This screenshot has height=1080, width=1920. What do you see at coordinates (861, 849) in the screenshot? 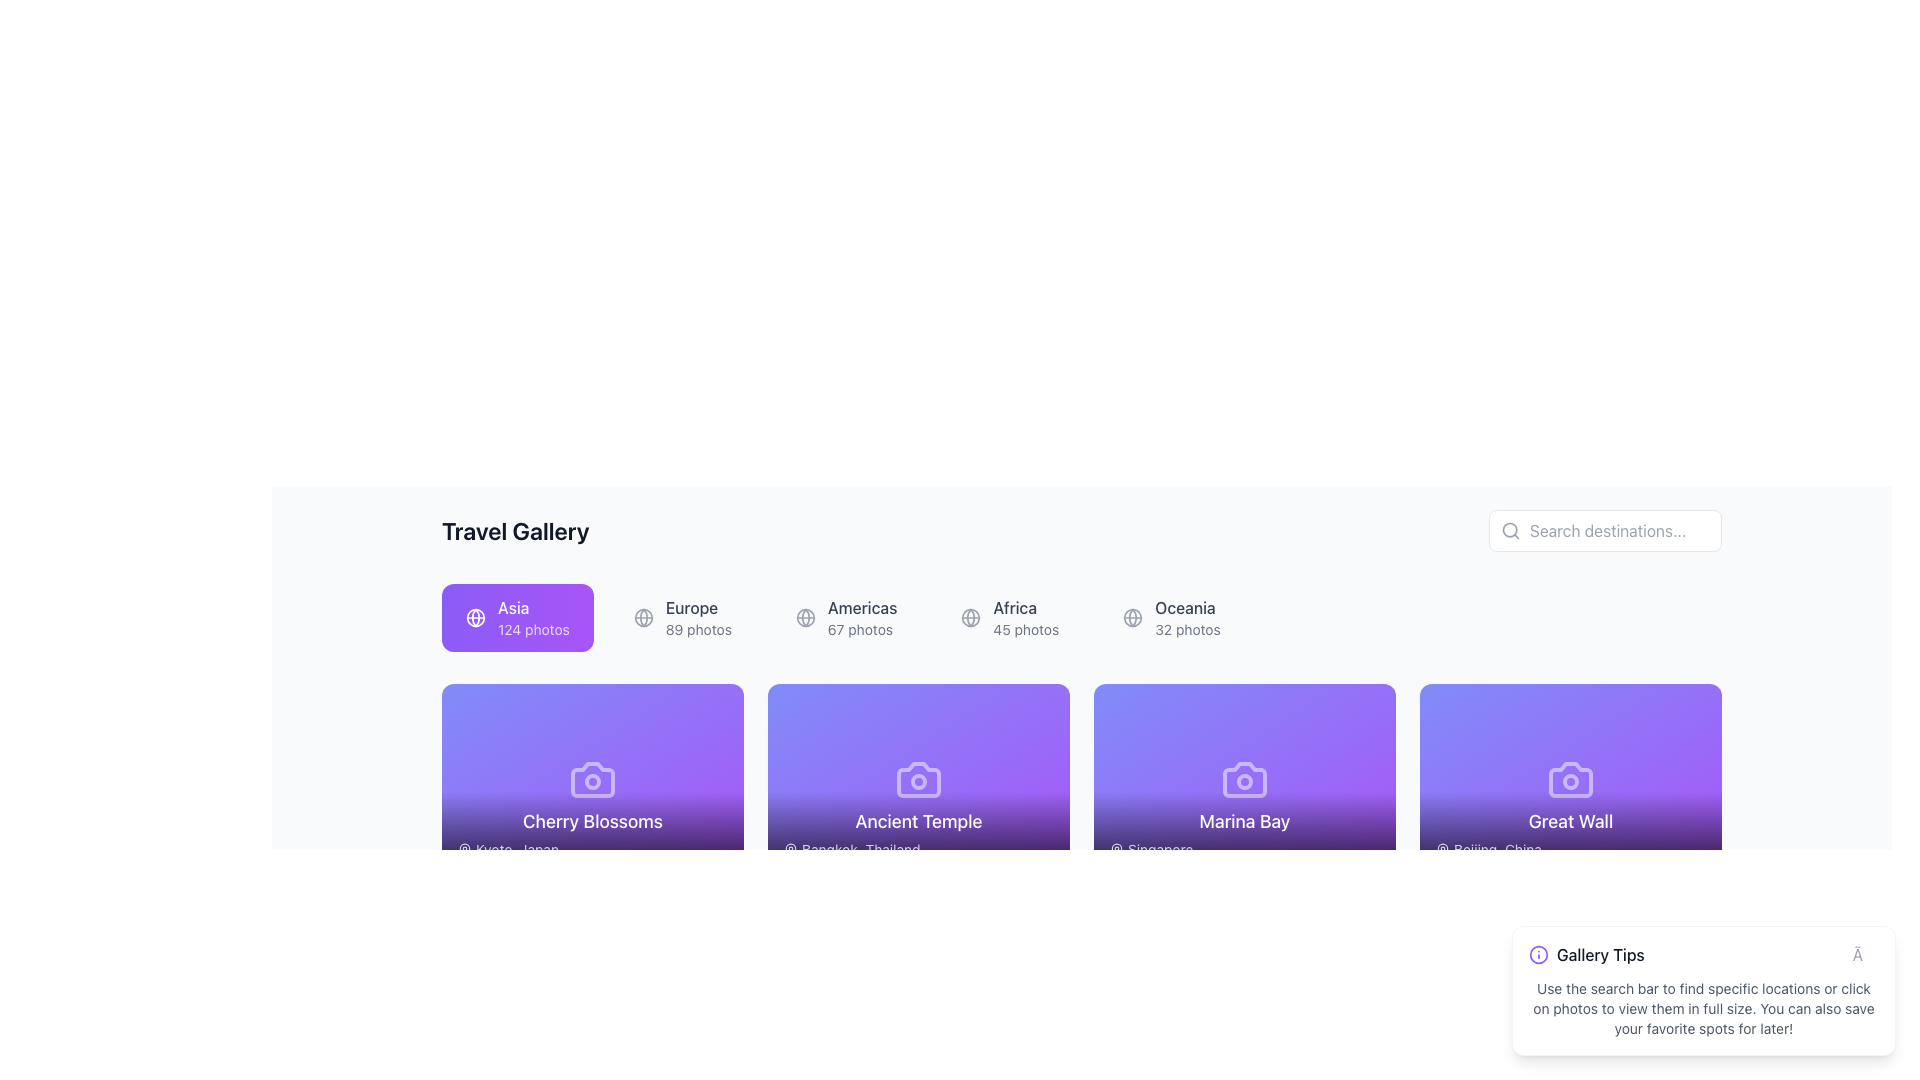
I see `the text label displaying 'Bangkok, Thailand' located at the bottom center of the 'Ancient Temple' card in the second column of travel destination cards` at bounding box center [861, 849].